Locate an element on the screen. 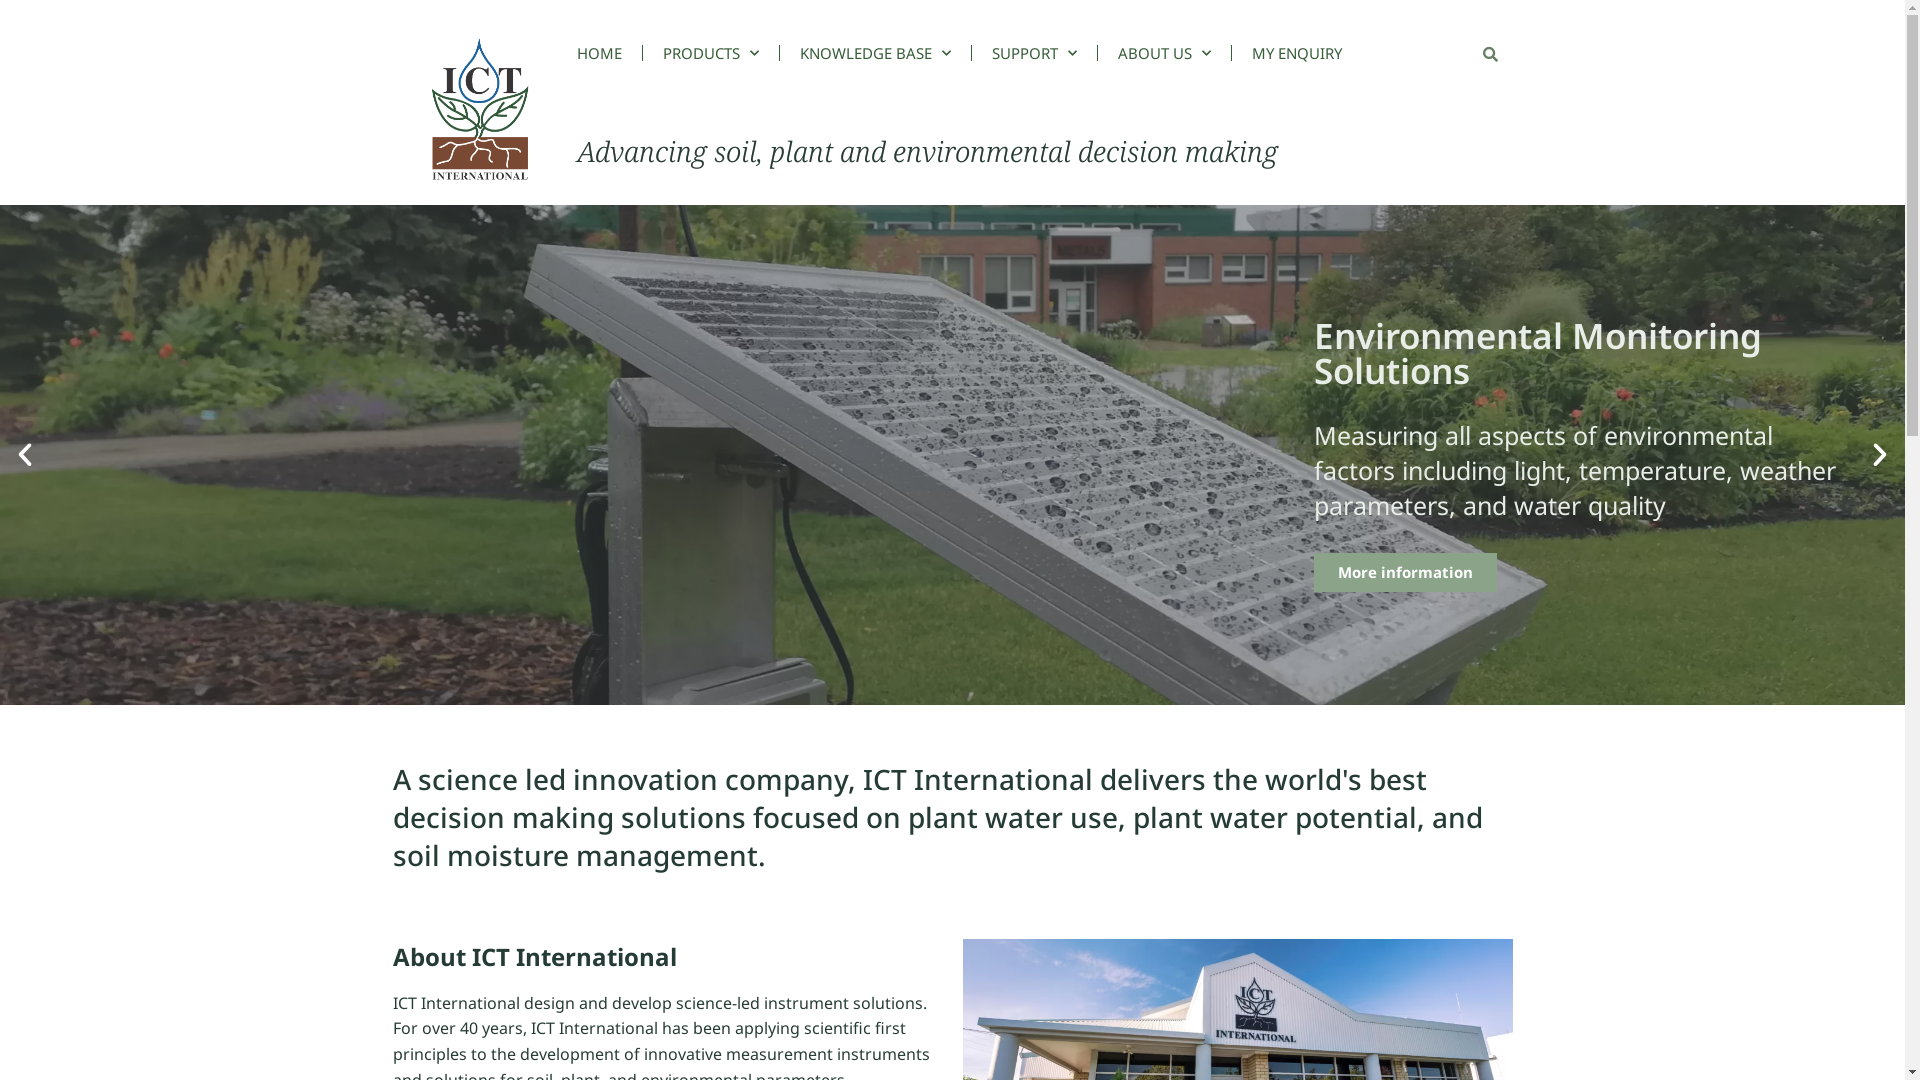 This screenshot has height=1080, width=1920. 'KNOWLEDGE BASE' is located at coordinates (875, 52).